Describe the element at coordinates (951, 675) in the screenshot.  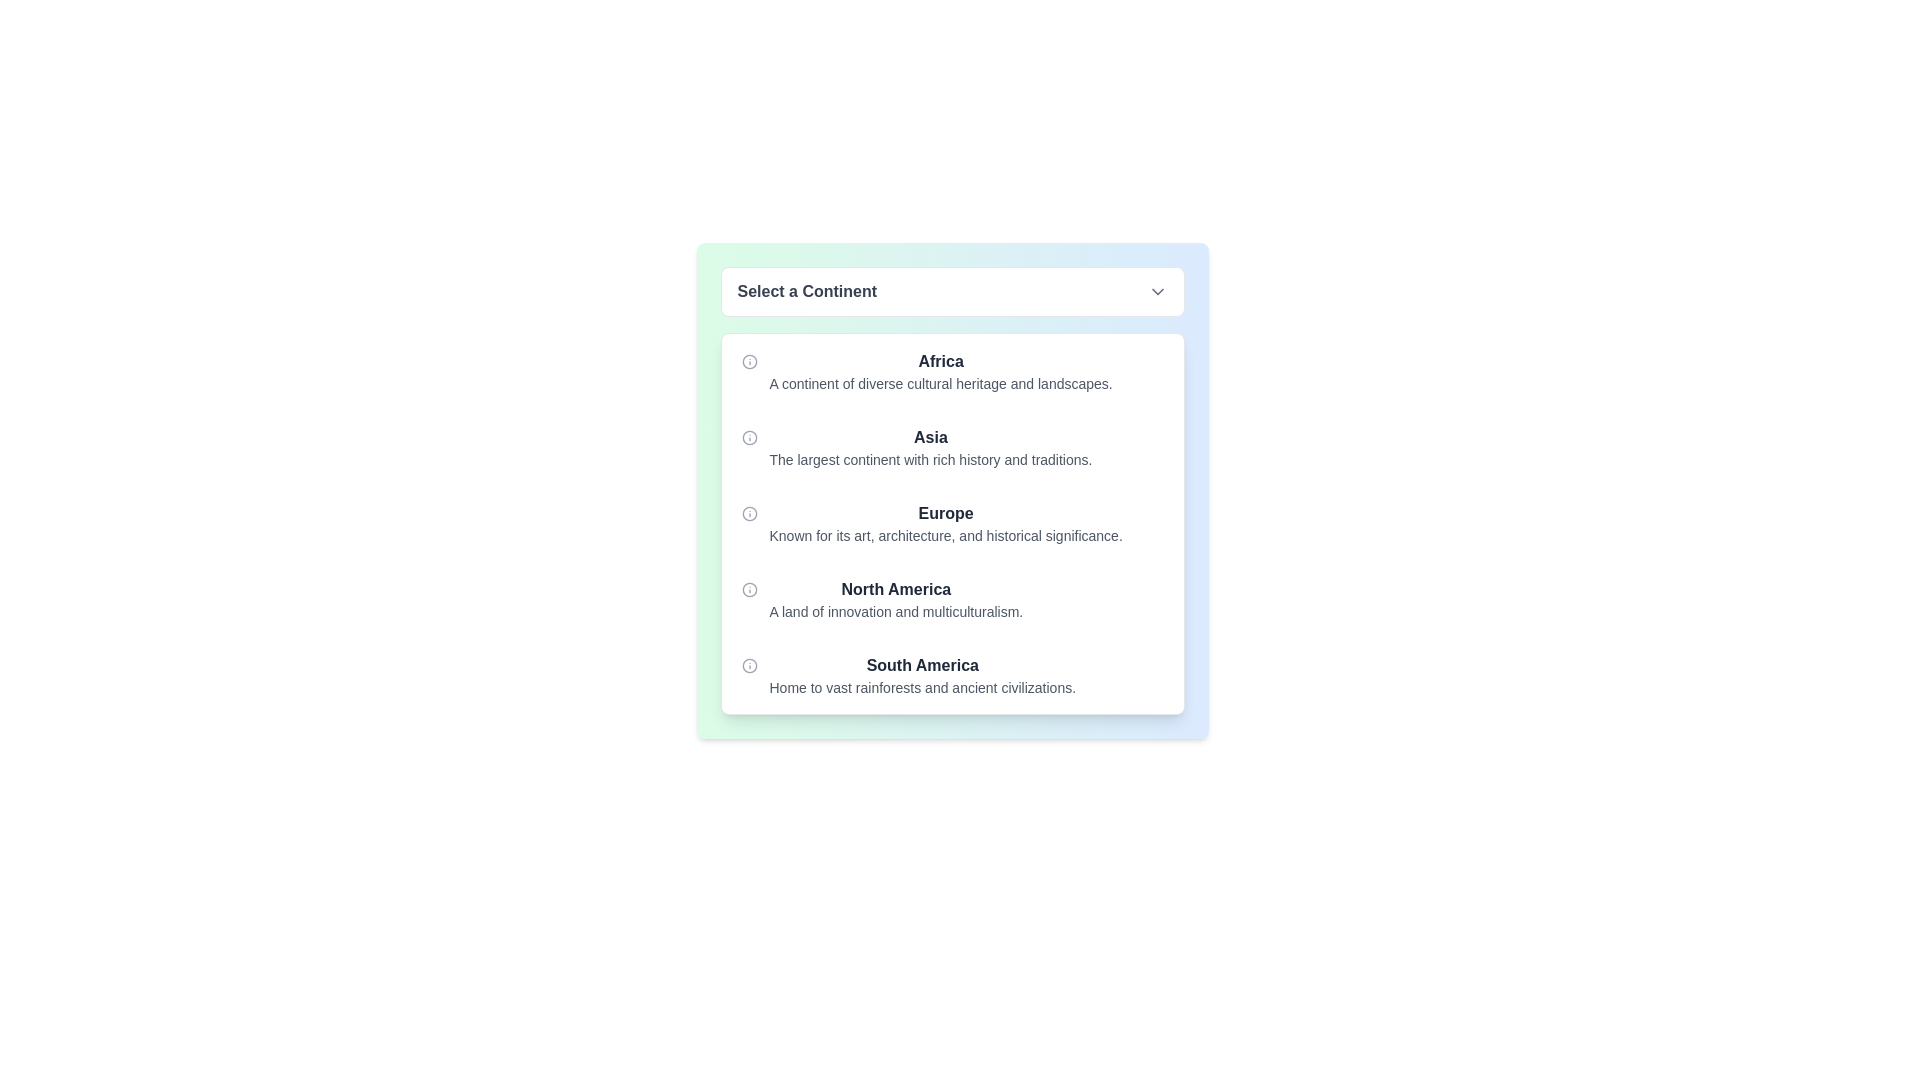
I see `the fifth and final informational list item that provides details about 'South America'` at that location.